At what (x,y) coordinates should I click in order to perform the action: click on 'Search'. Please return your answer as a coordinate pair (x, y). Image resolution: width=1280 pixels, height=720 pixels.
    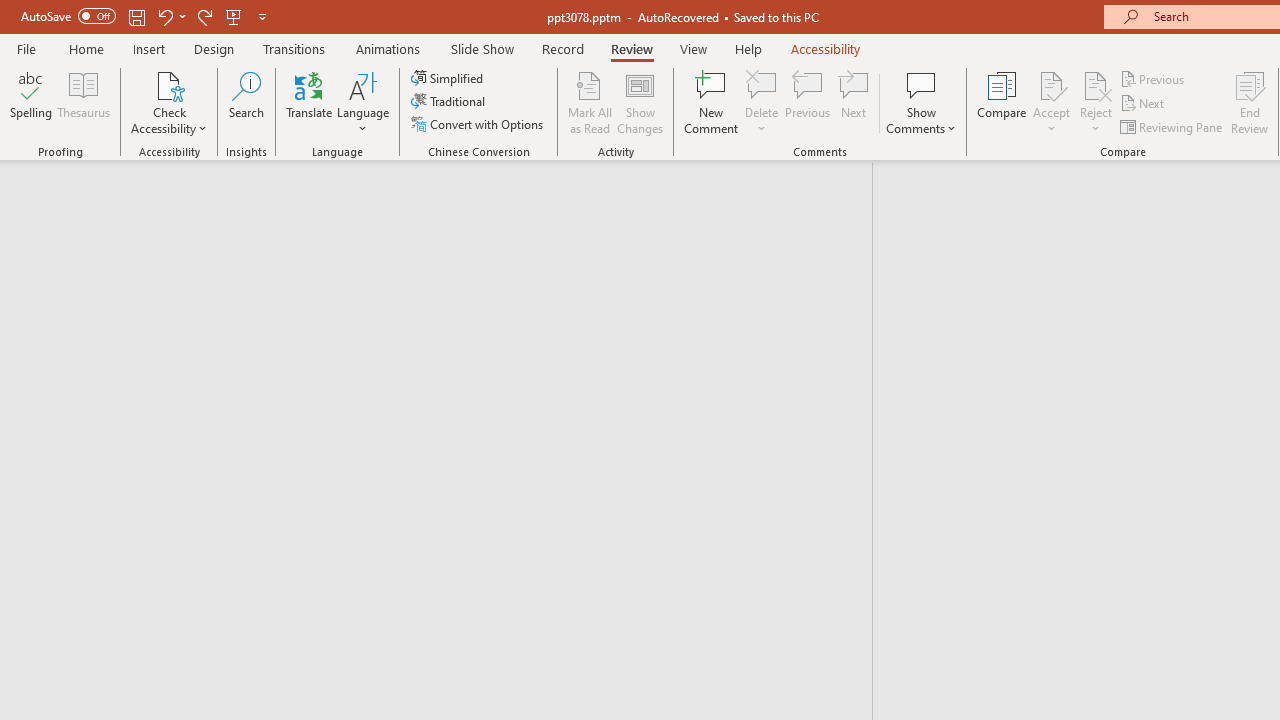
    Looking at the image, I should click on (246, 103).